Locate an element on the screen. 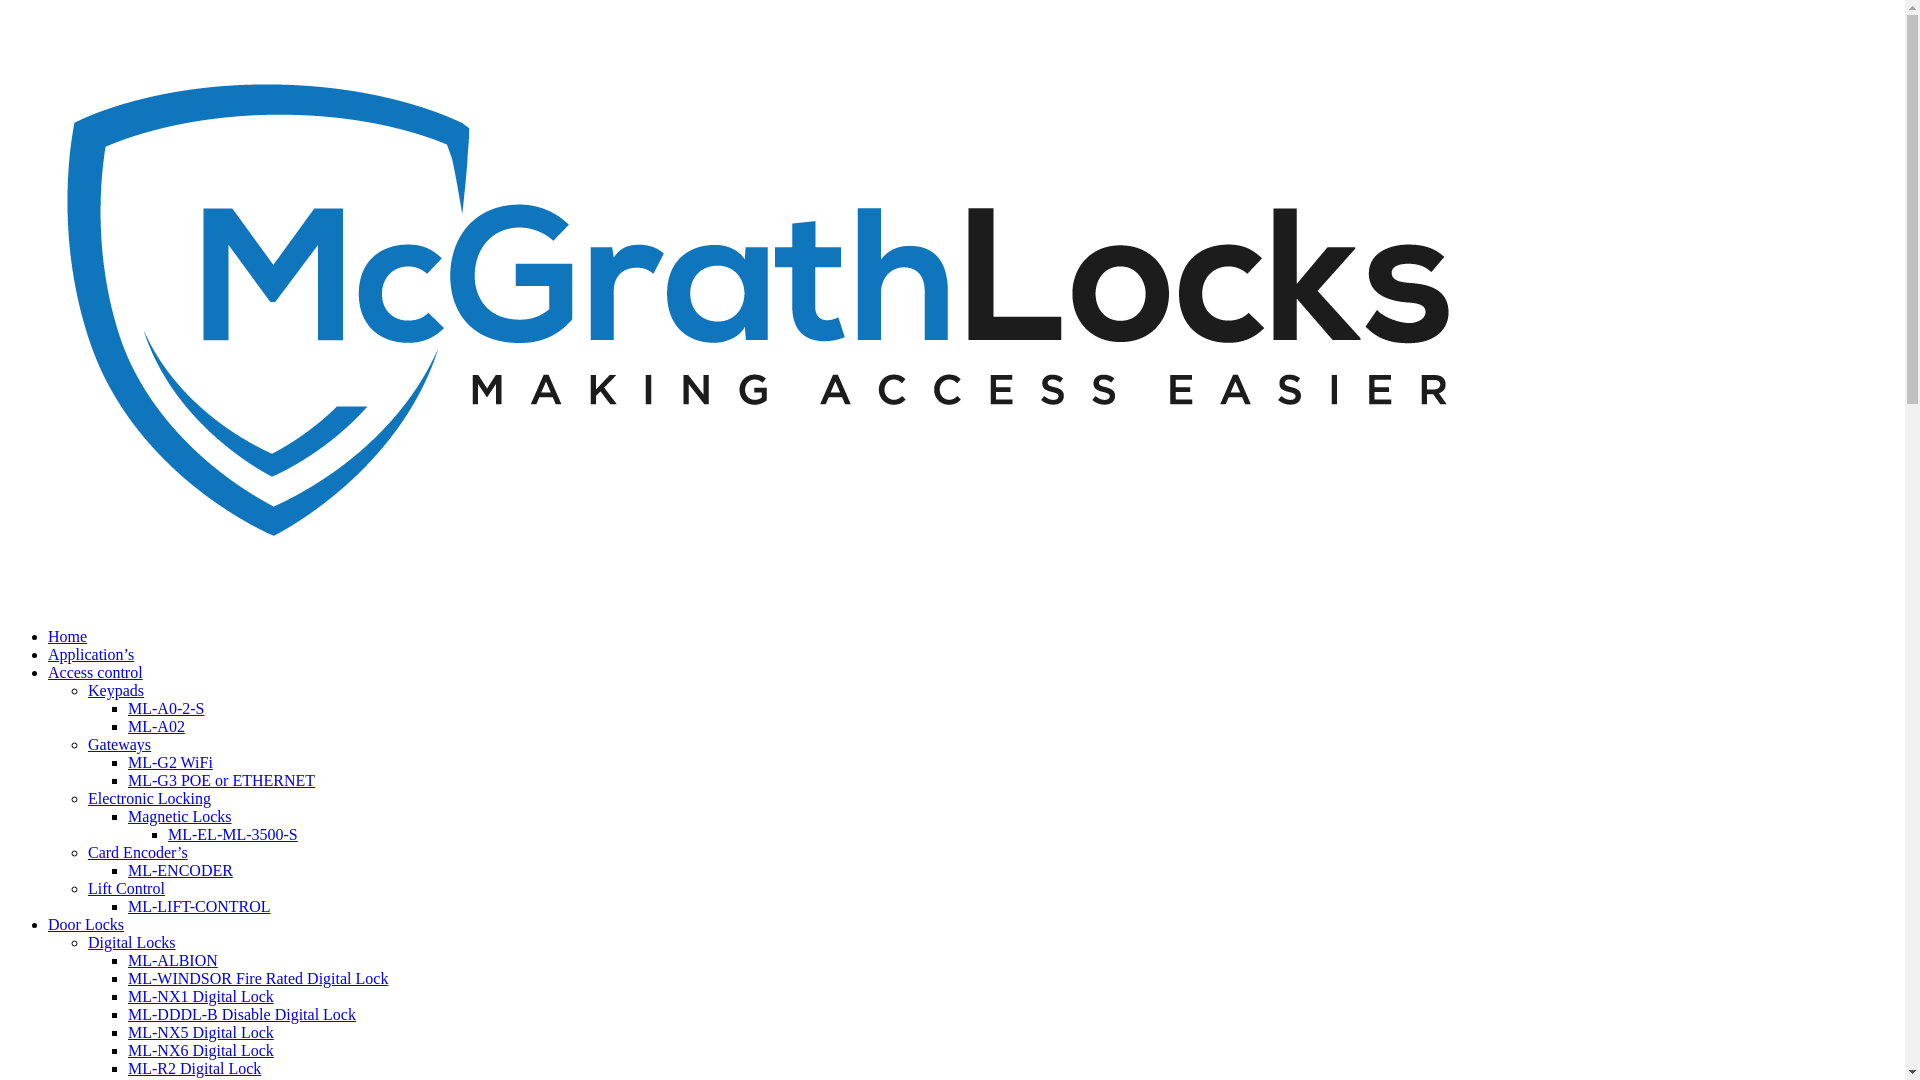 The width and height of the screenshot is (1920, 1080). 'ML-WINDSOR Fire Rated Digital Lock' is located at coordinates (257, 977).